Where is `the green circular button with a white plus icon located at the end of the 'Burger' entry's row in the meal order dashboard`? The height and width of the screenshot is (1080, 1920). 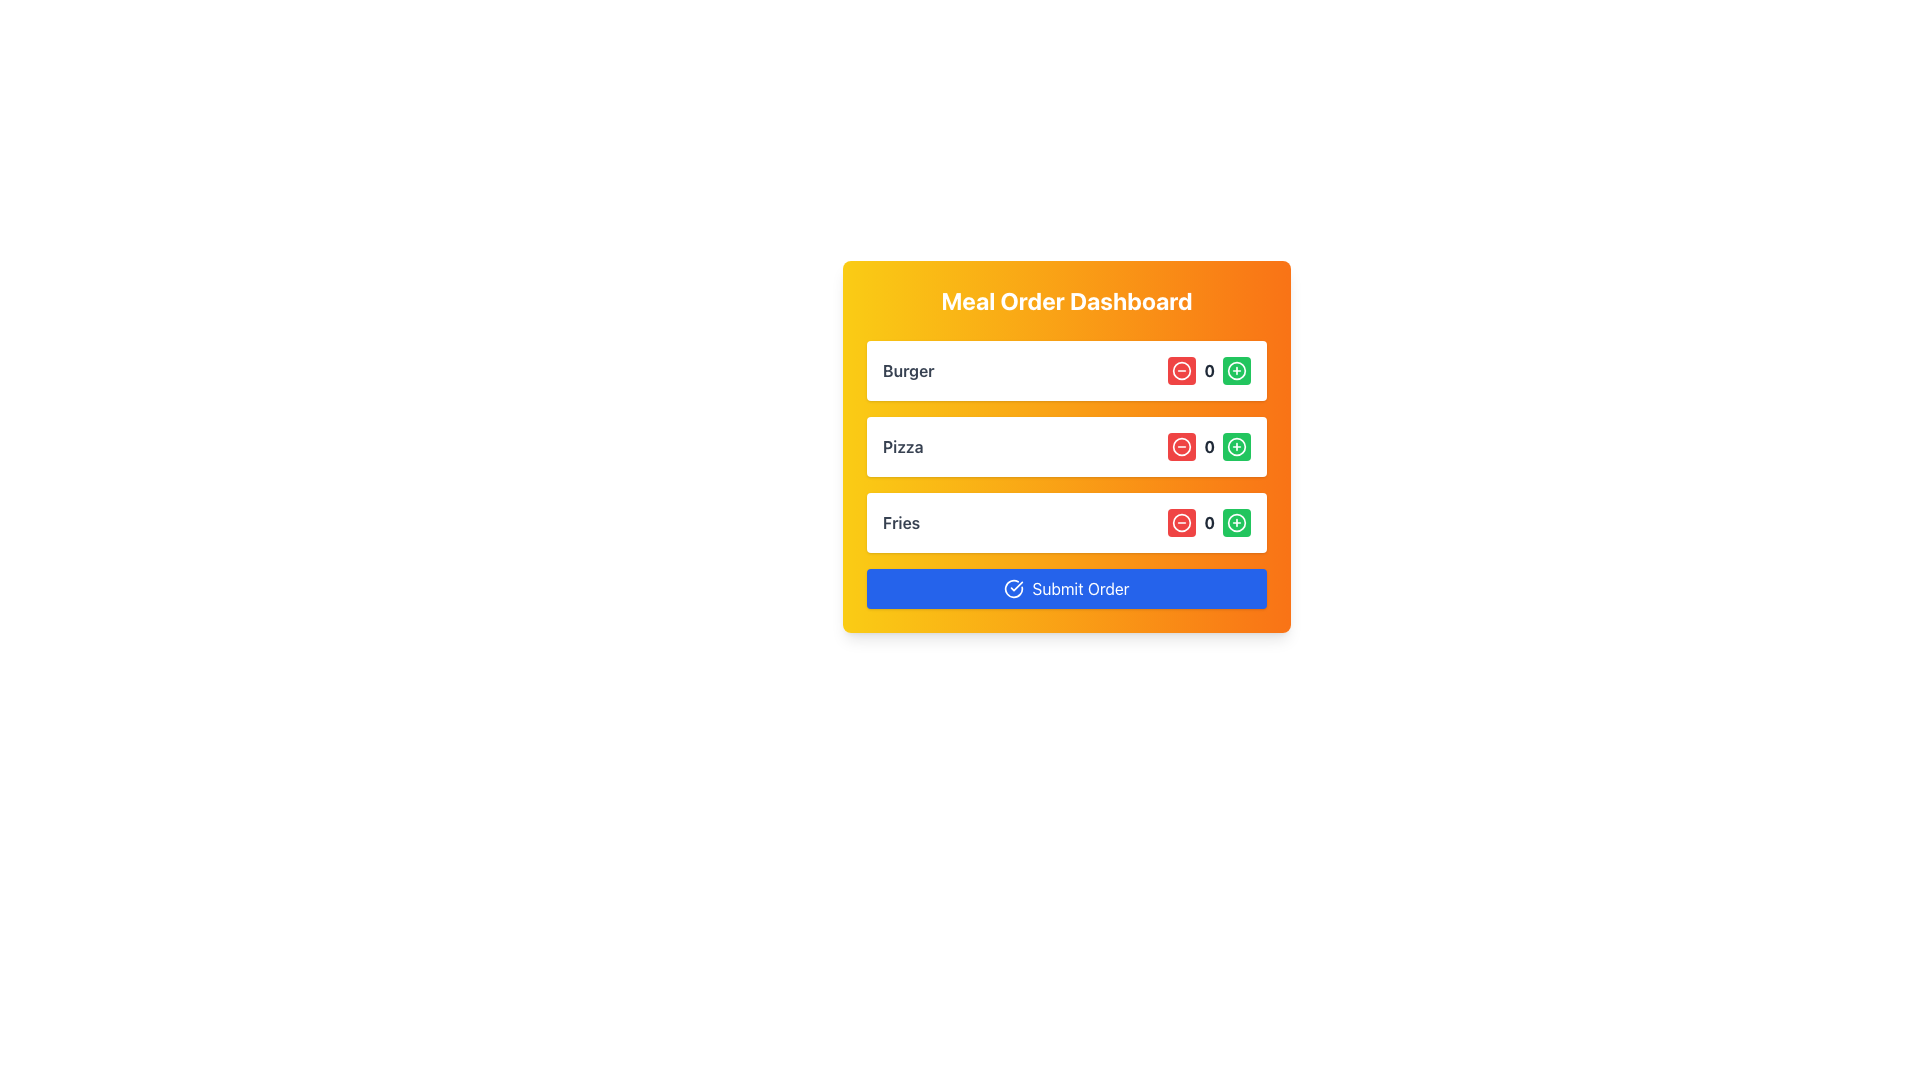
the green circular button with a white plus icon located at the end of the 'Burger' entry's row in the meal order dashboard is located at coordinates (1236, 370).